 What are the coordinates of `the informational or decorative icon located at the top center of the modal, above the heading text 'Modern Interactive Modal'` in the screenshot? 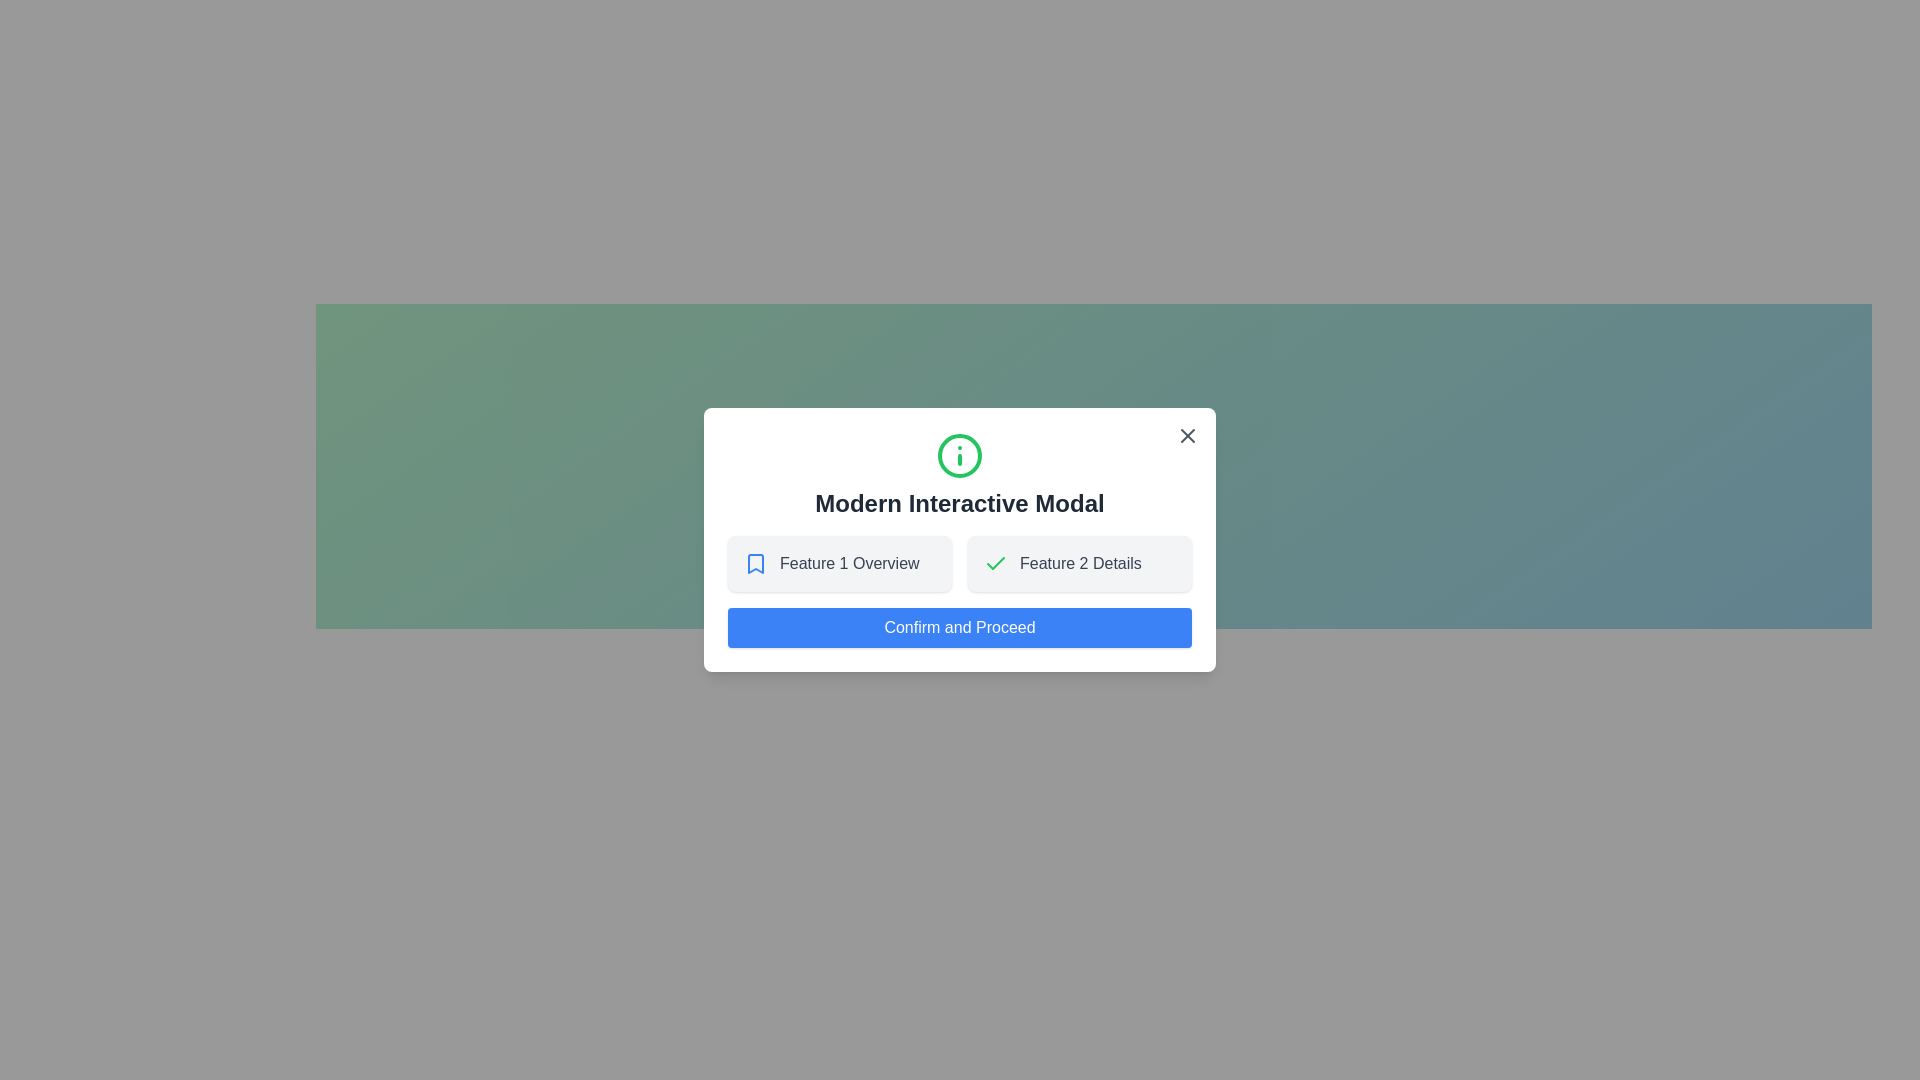 It's located at (960, 455).